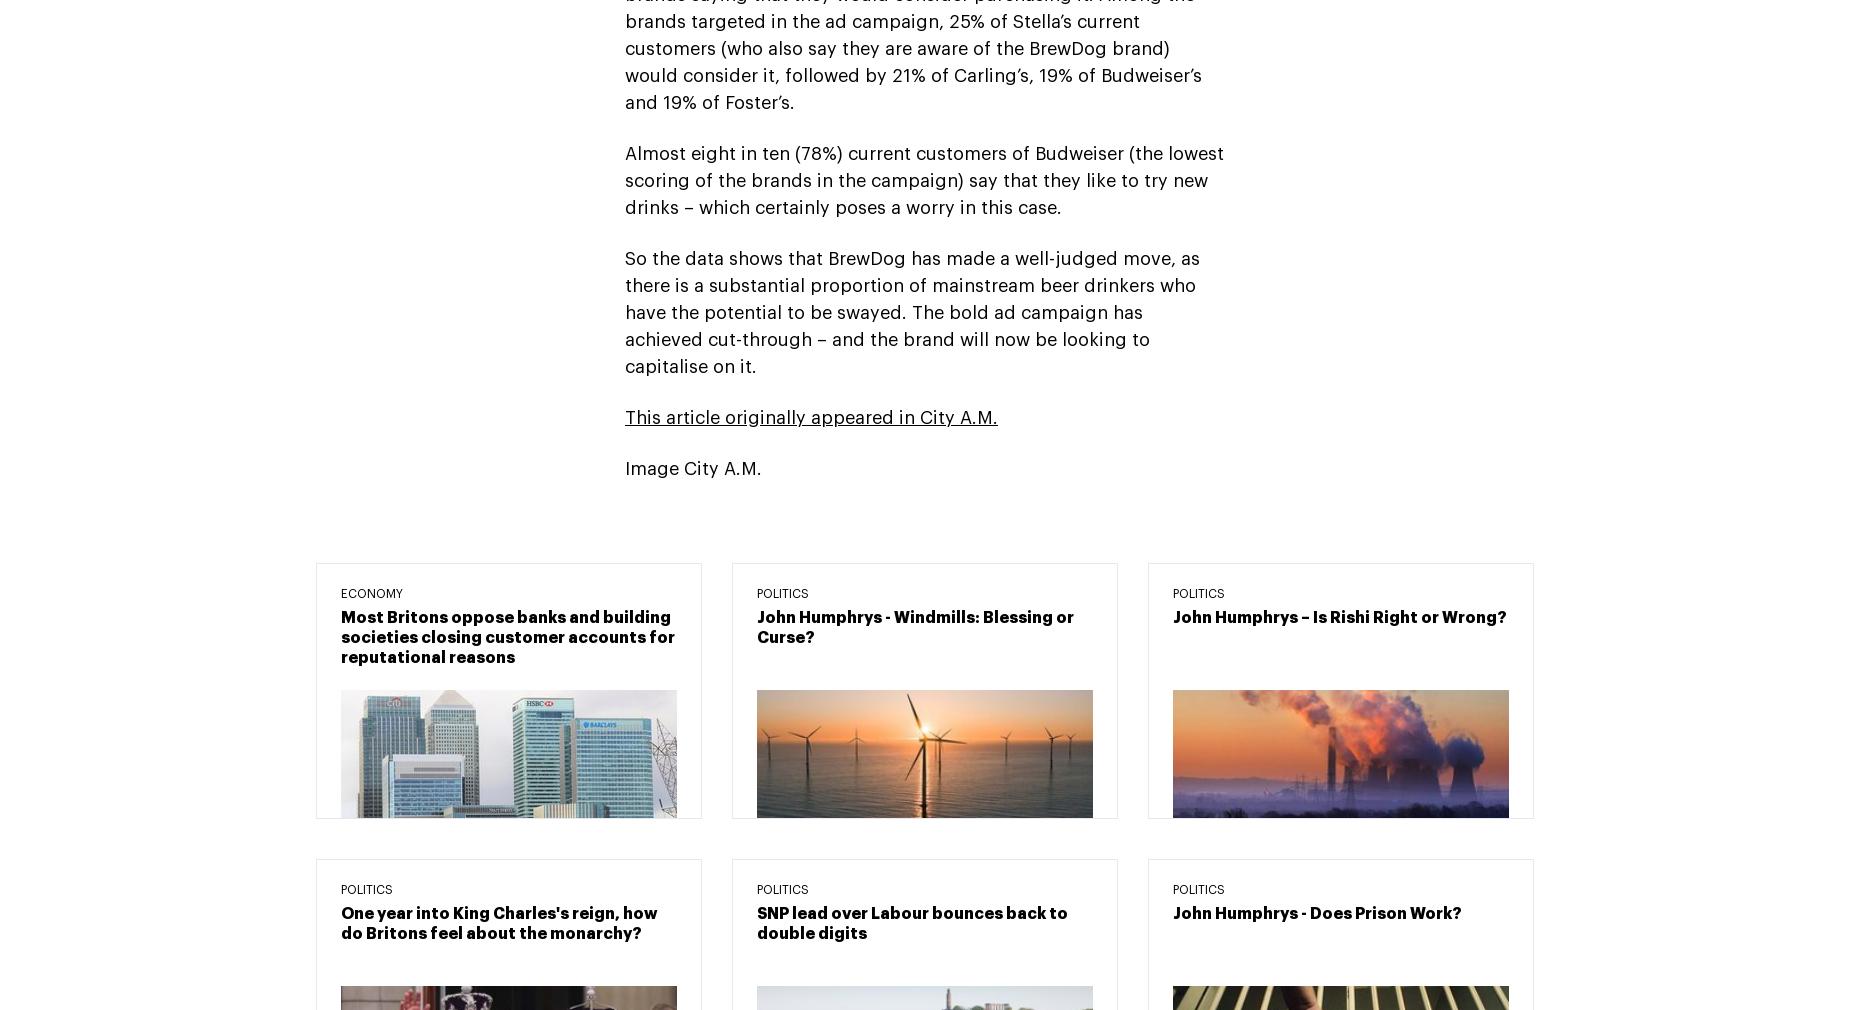  I want to click on 'So the data shows that BrewDog has made a well-judged move, as there is a substantial proportion of mainstream beer drinkers who have the potential to be swayed. The bold ad campaign has achieved cut-through – and the brand will now be looking to capitalise on it.', so click(912, 311).